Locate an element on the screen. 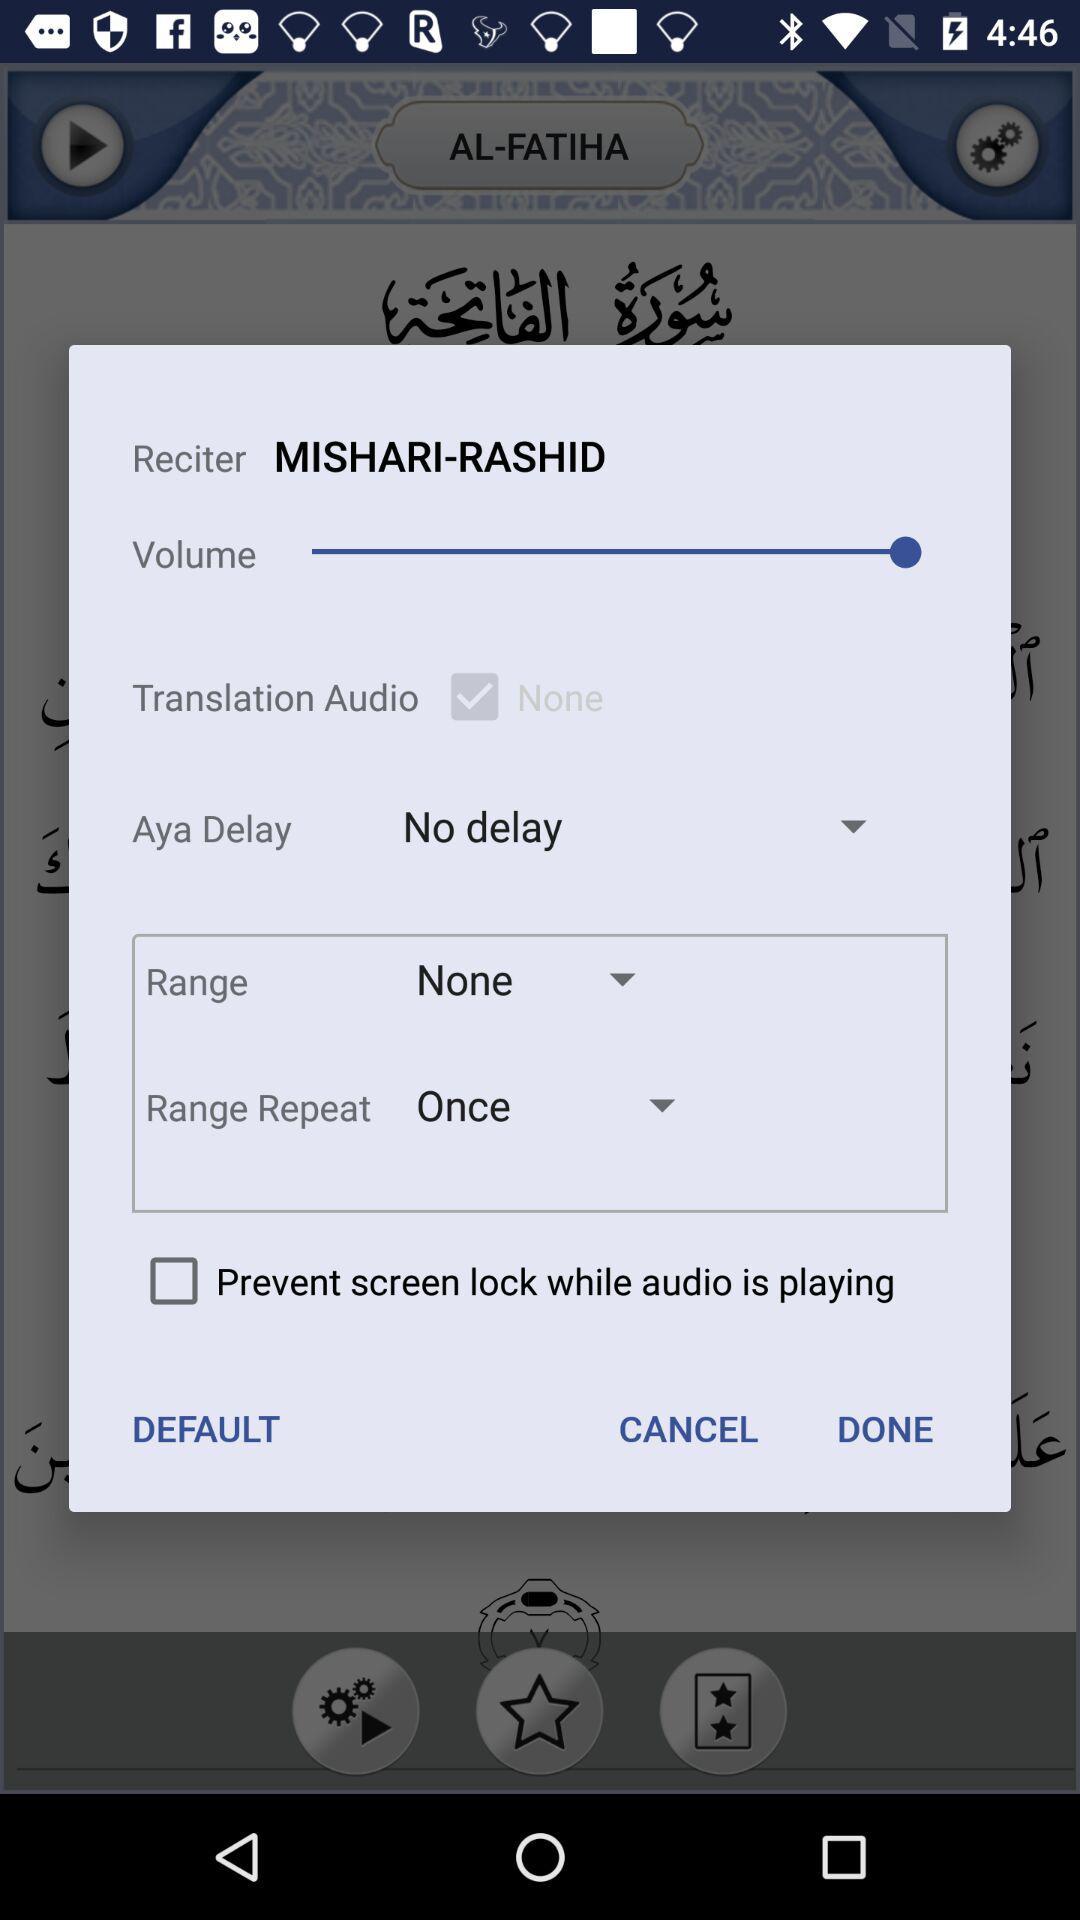 This screenshot has height=1920, width=1080. the item below range repeat is located at coordinates (512, 1281).